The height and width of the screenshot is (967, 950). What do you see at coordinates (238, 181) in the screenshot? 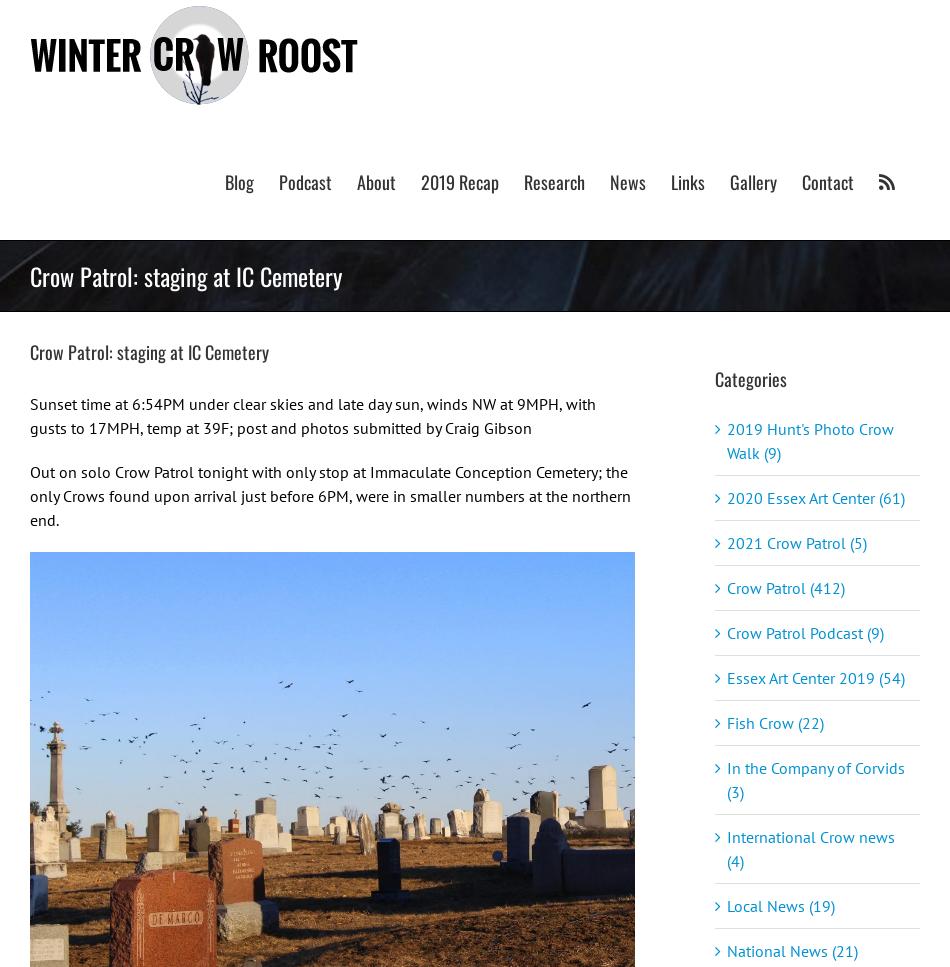
I see `'Blog'` at bounding box center [238, 181].